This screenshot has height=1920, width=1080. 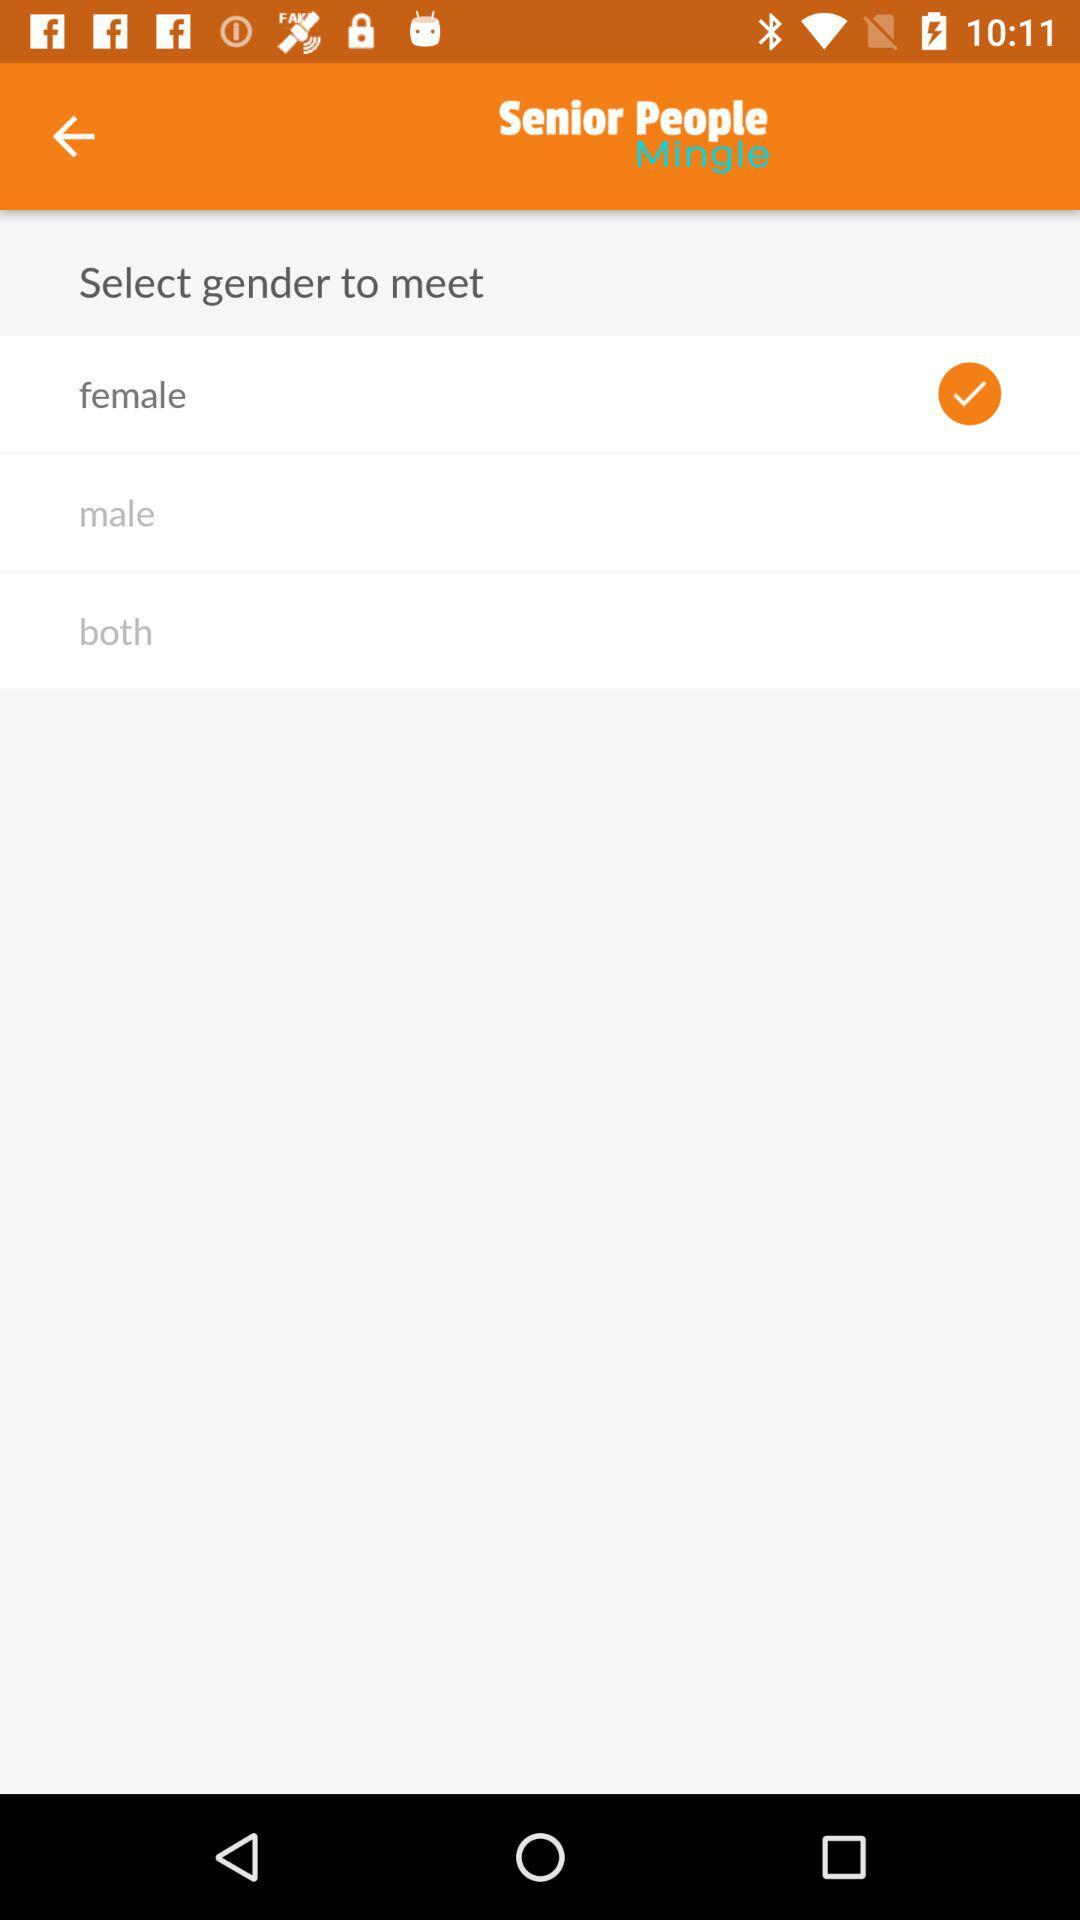 I want to click on icon below the female, so click(x=116, y=511).